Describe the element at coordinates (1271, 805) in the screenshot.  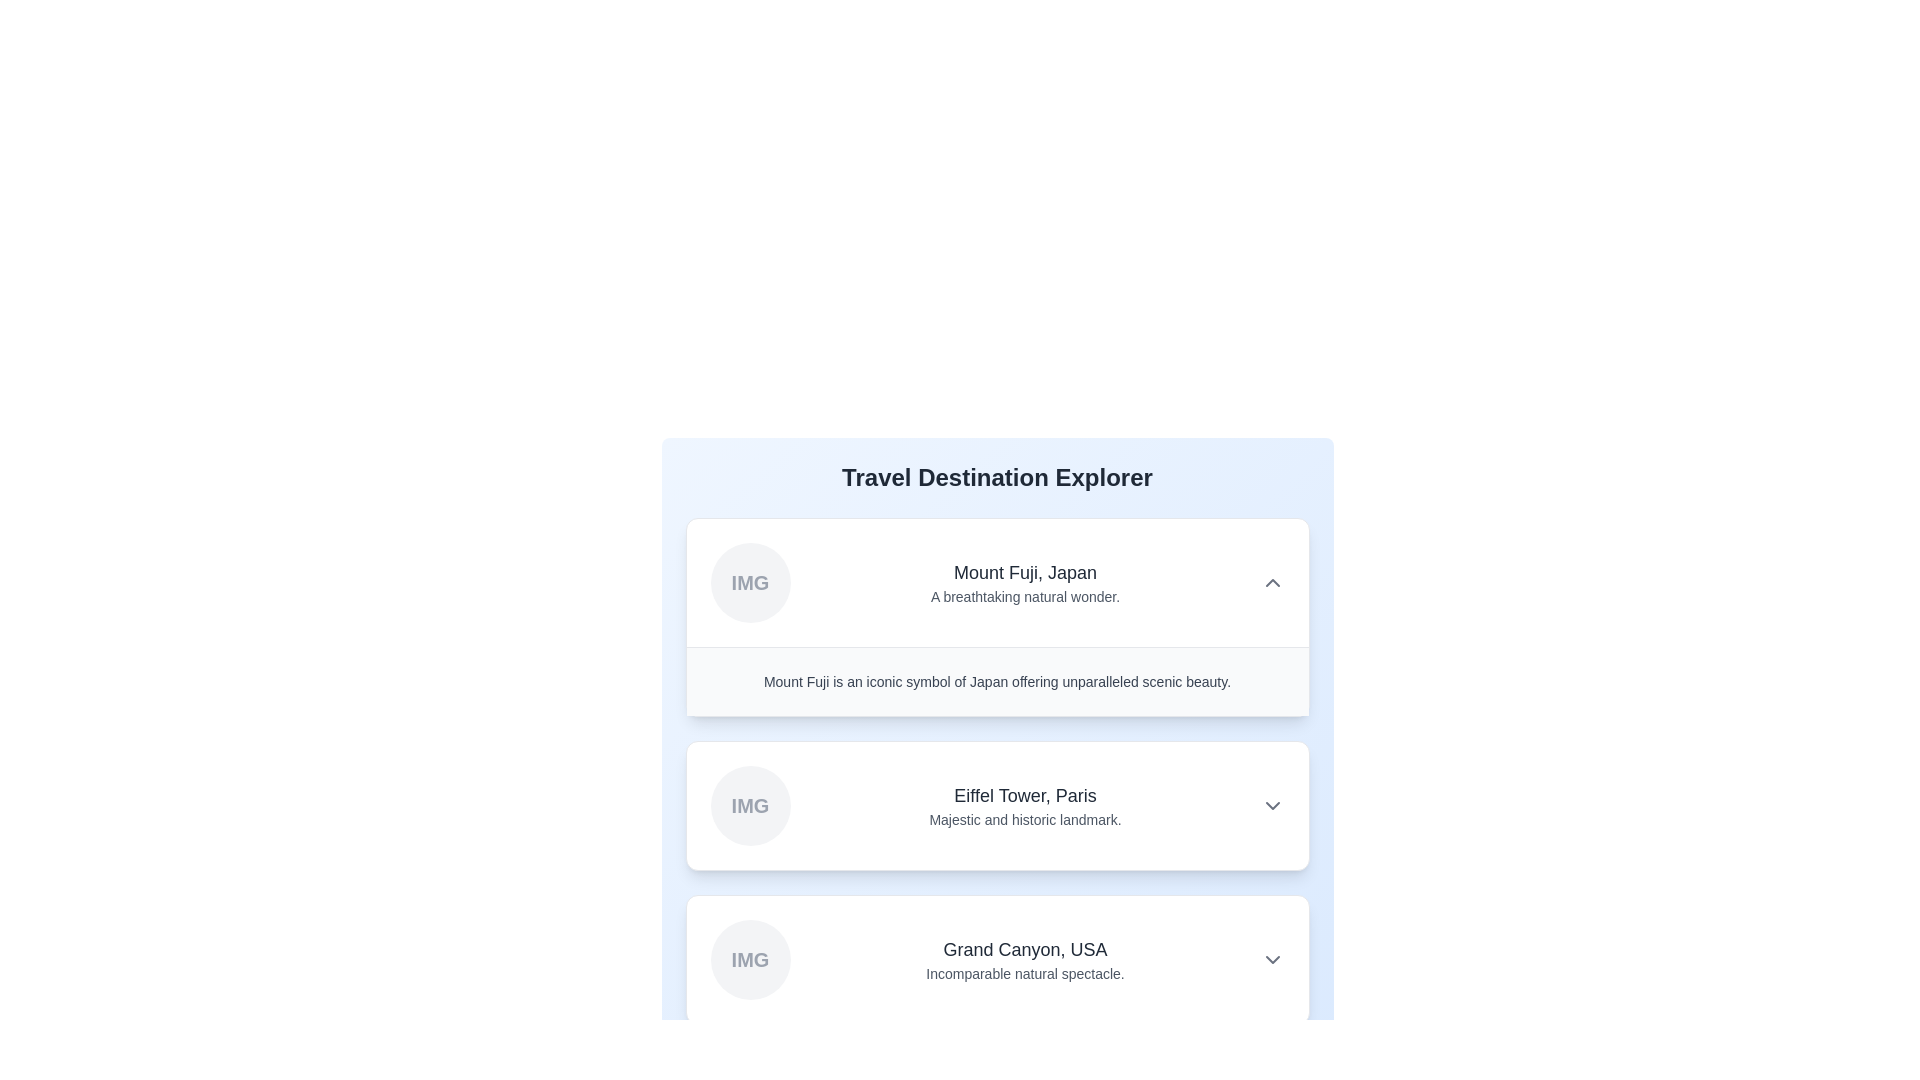
I see `the expand/collapse button for the destination Eiffel Tower, Paris` at that location.